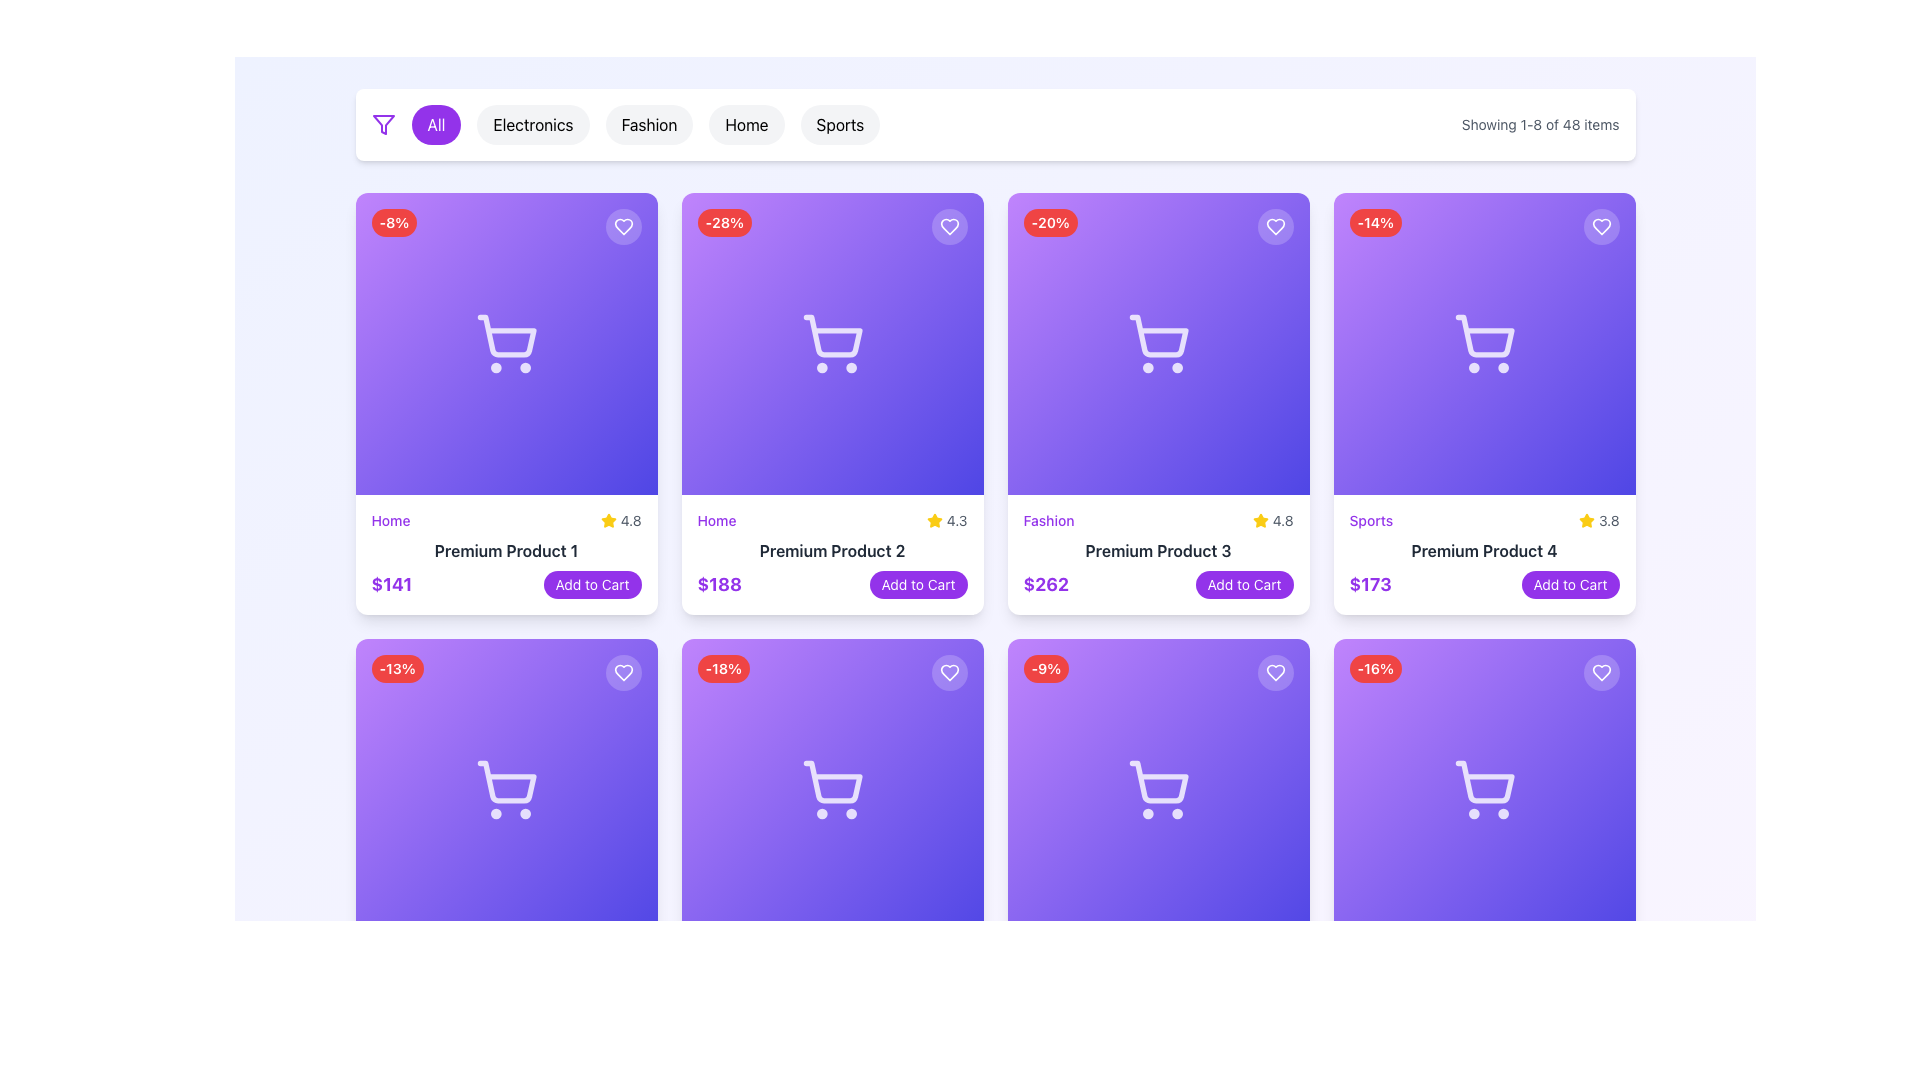 The width and height of the screenshot is (1920, 1080). I want to click on the shopping cart icon located in the bottom-right purple card of the grid interface, which has a '-16%' badge on the top-left corner and a heart icon on the top-right corner, so click(1484, 789).